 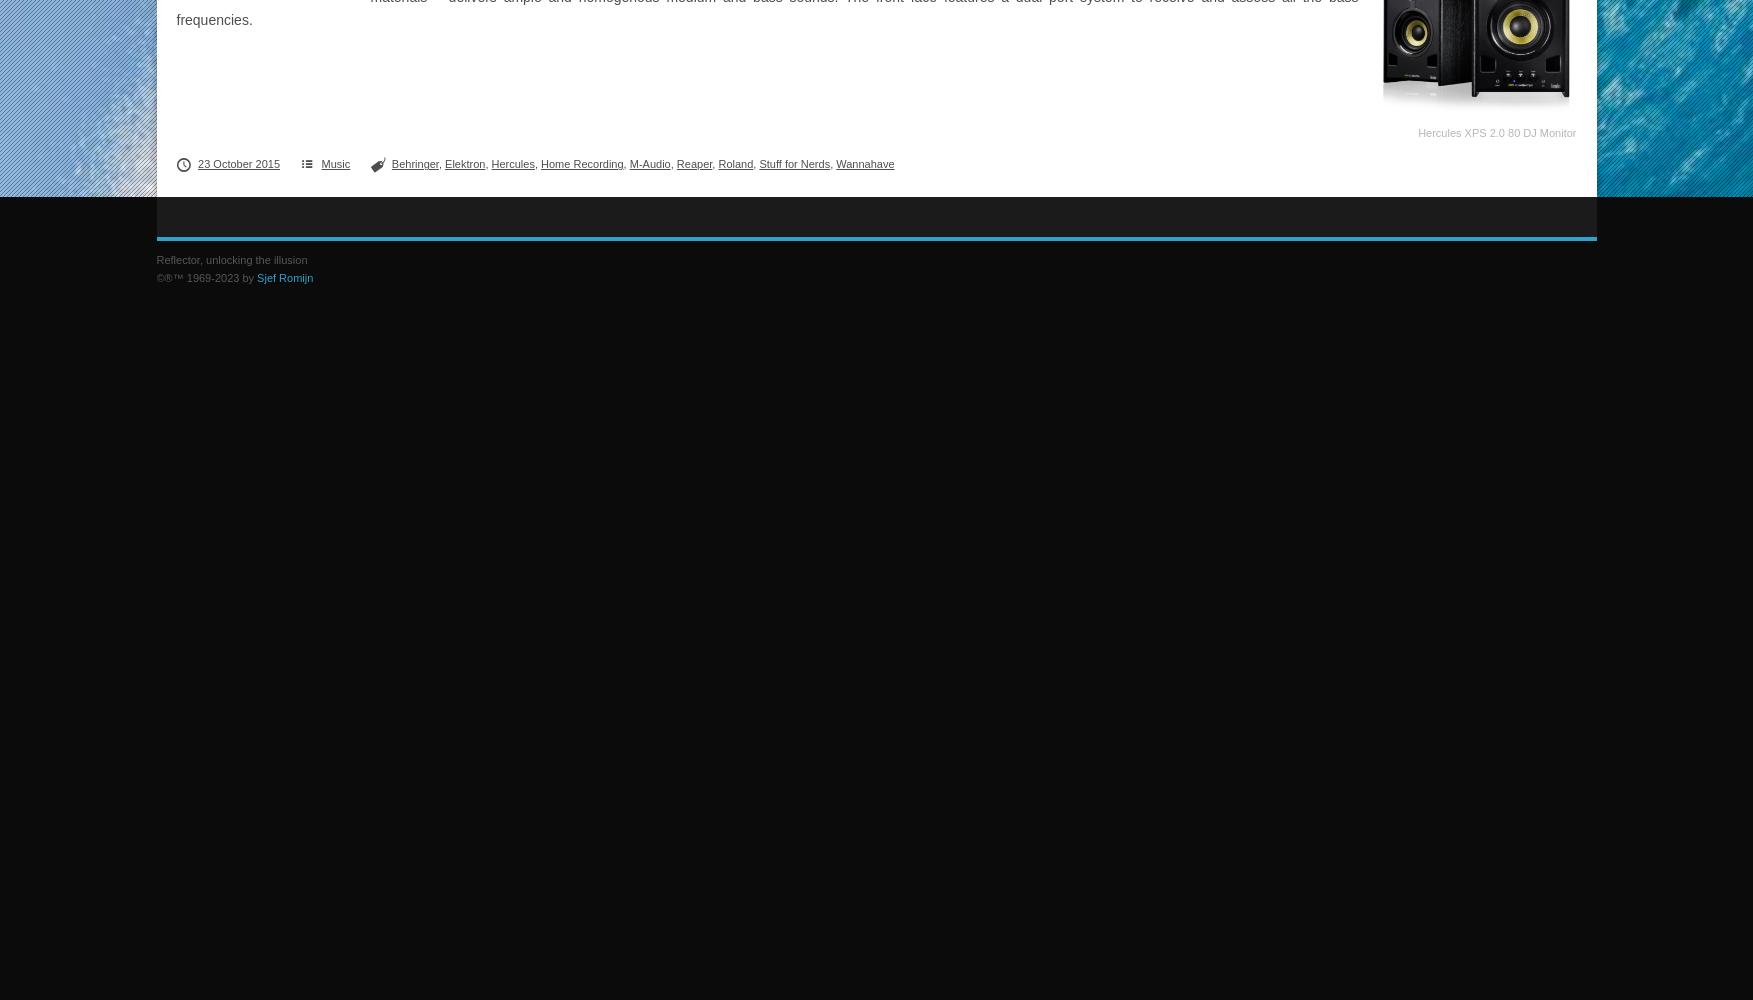 What do you see at coordinates (335, 164) in the screenshot?
I see `'Music'` at bounding box center [335, 164].